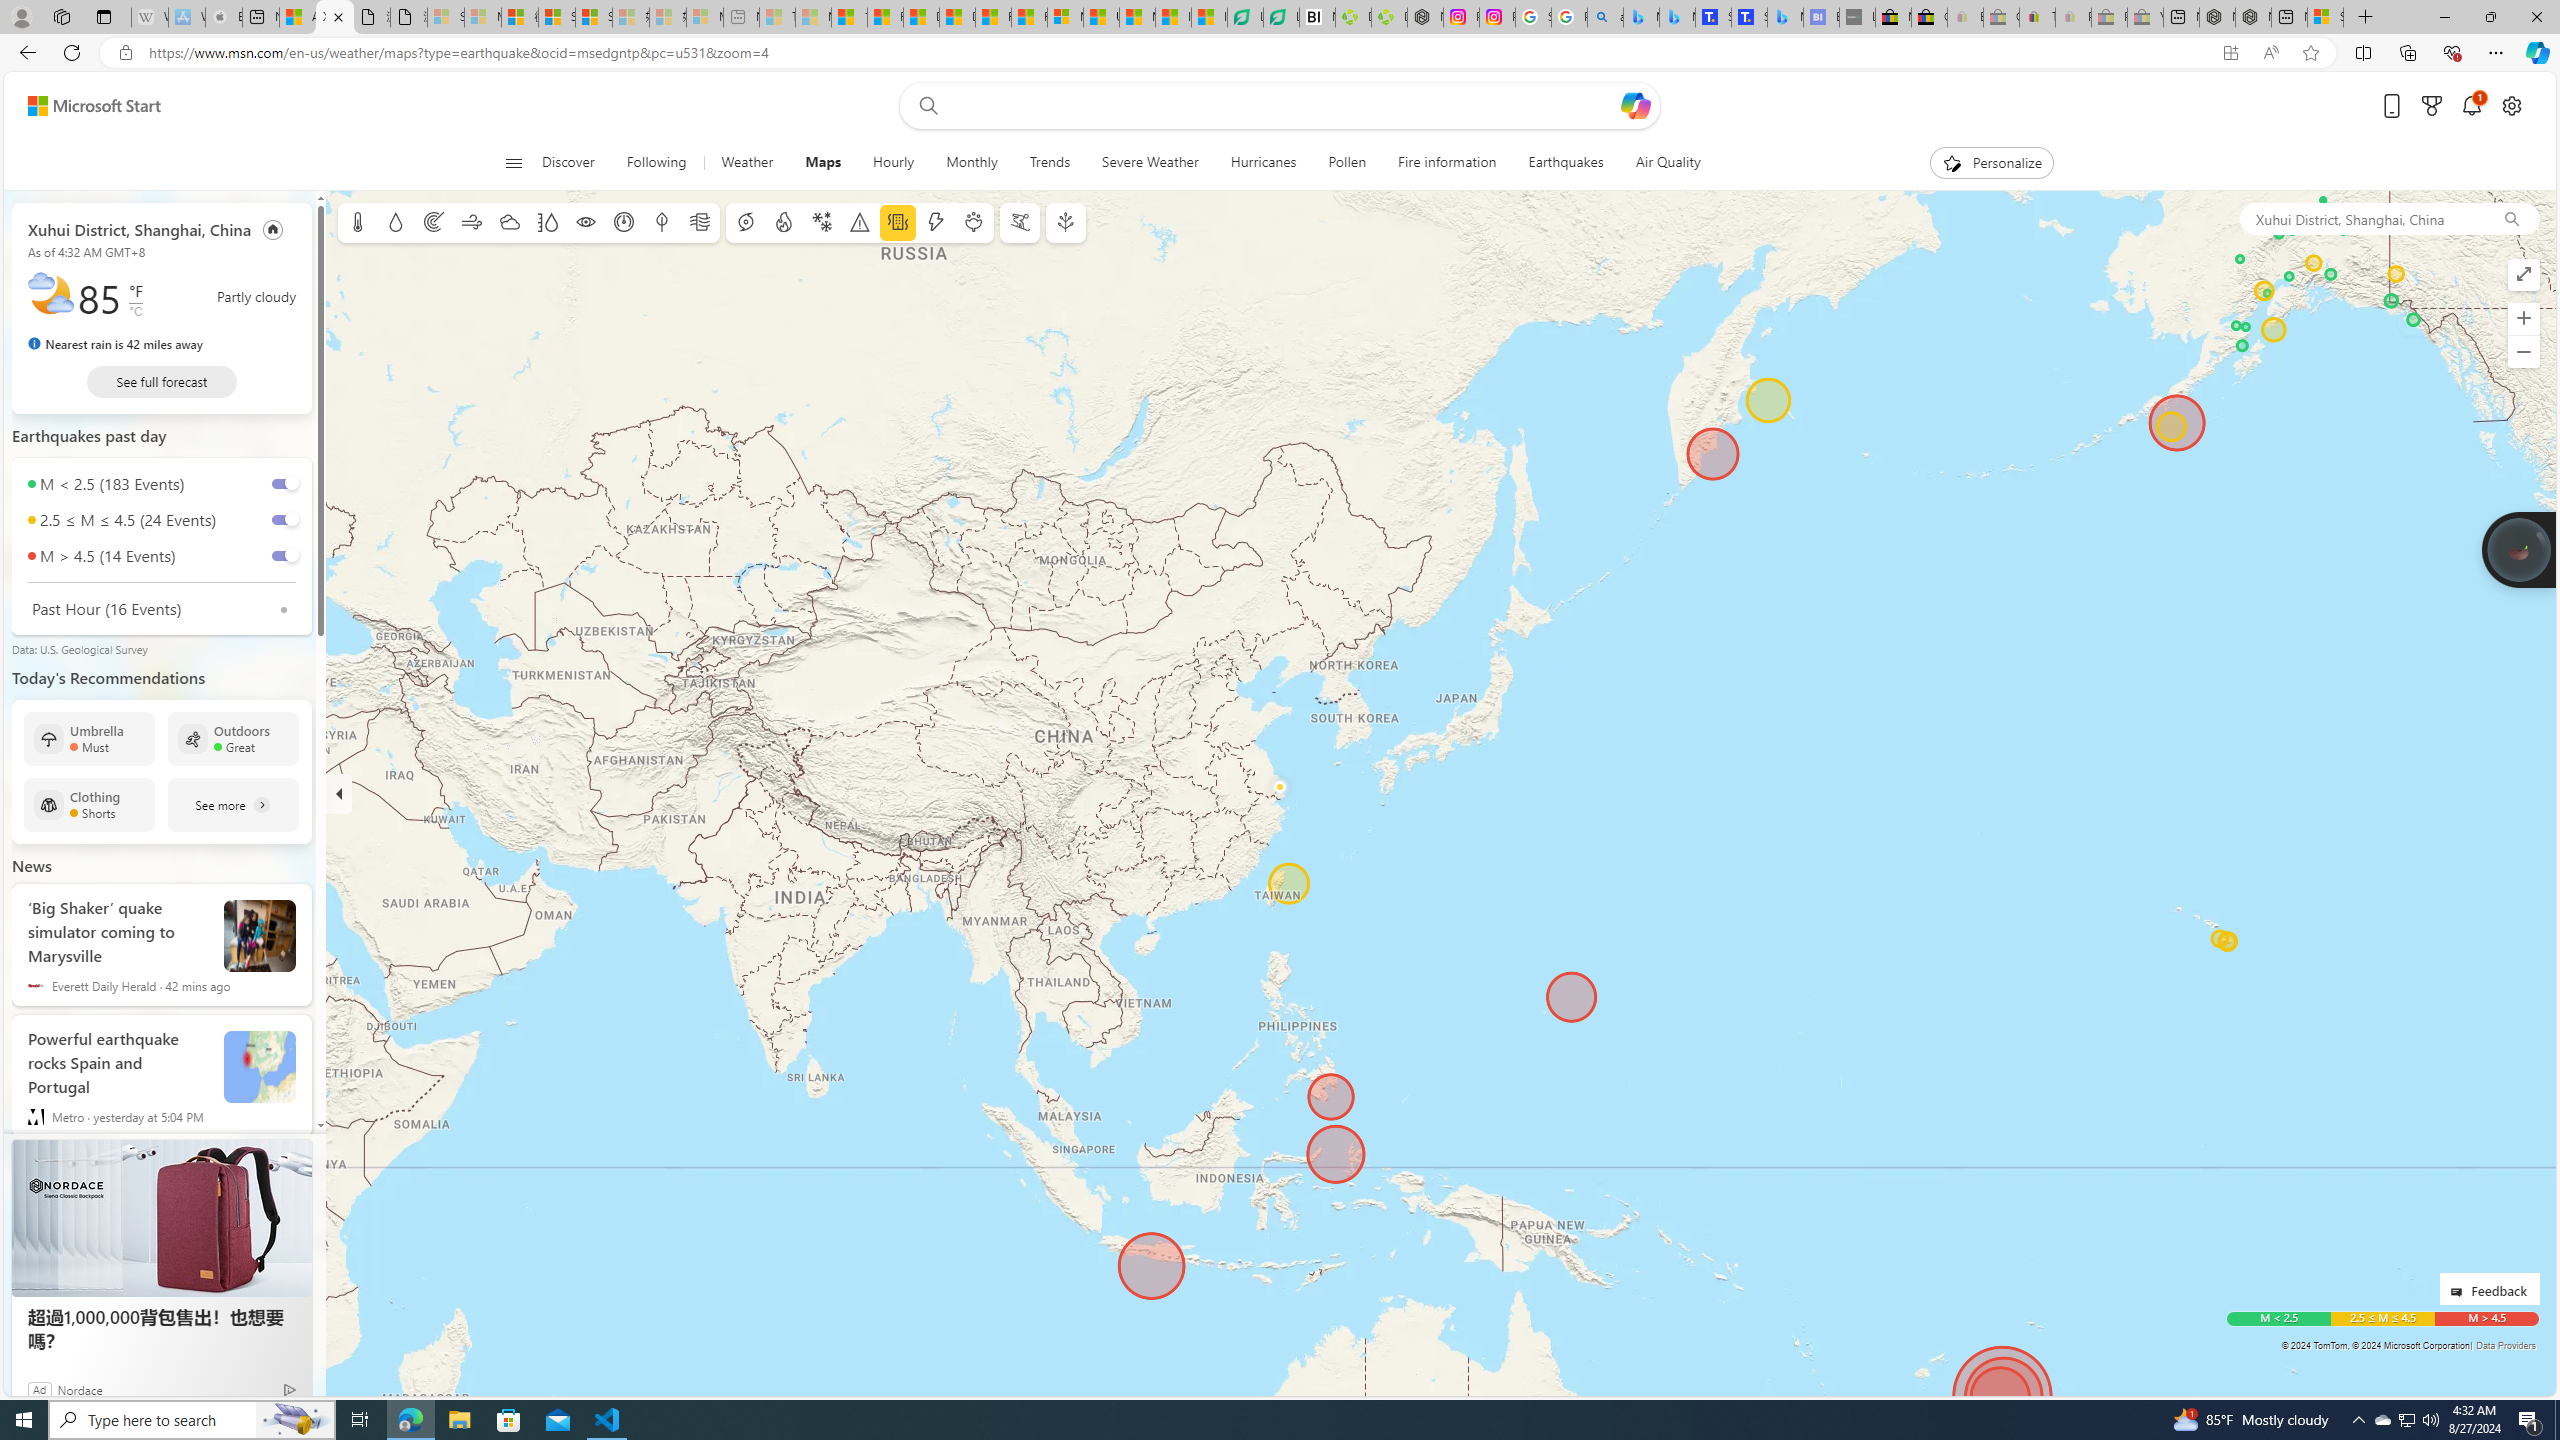 The height and width of the screenshot is (1440, 2560). Describe the element at coordinates (481, 16) in the screenshot. I see `'Microsoft Services Agreement - Sleeping'` at that location.